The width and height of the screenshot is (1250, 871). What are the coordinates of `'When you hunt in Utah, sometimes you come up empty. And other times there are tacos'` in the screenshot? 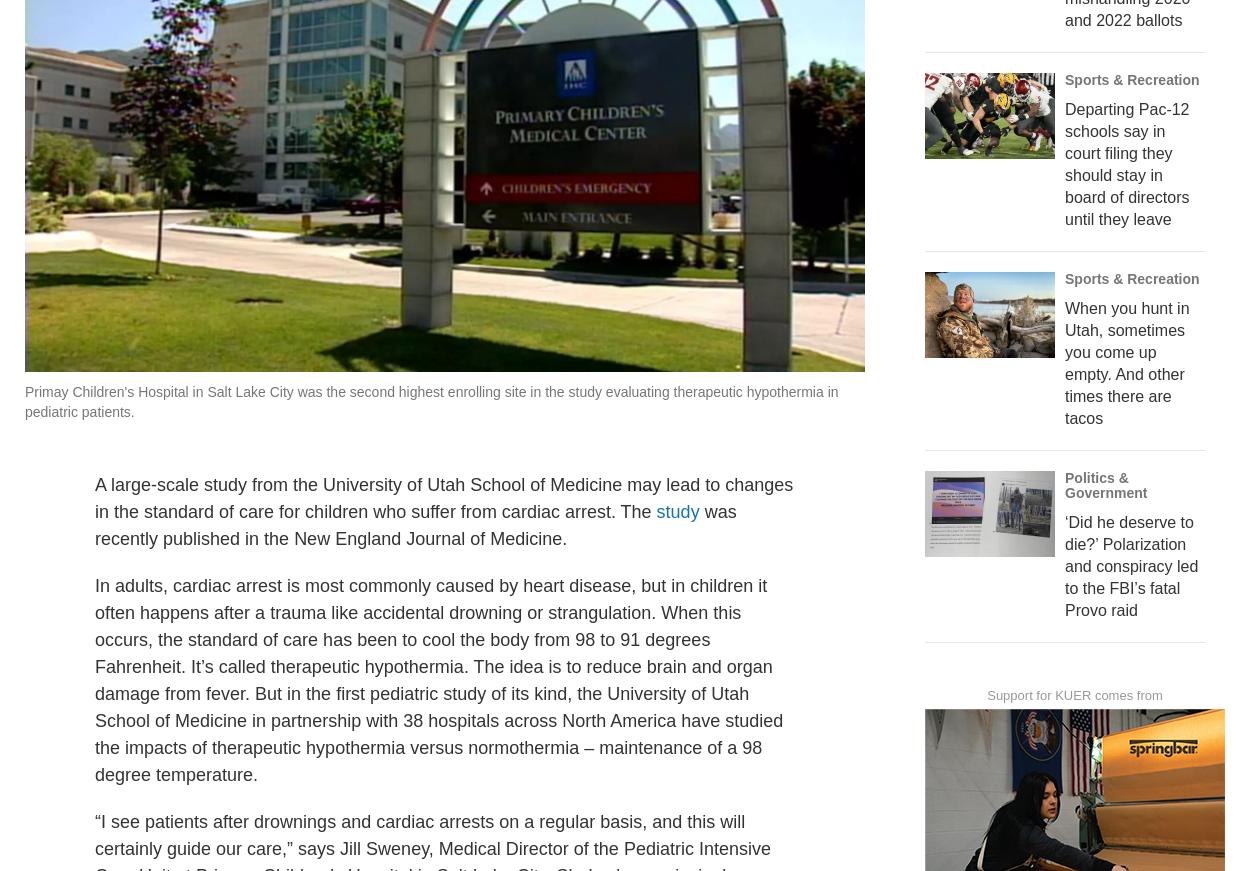 It's located at (1127, 404).